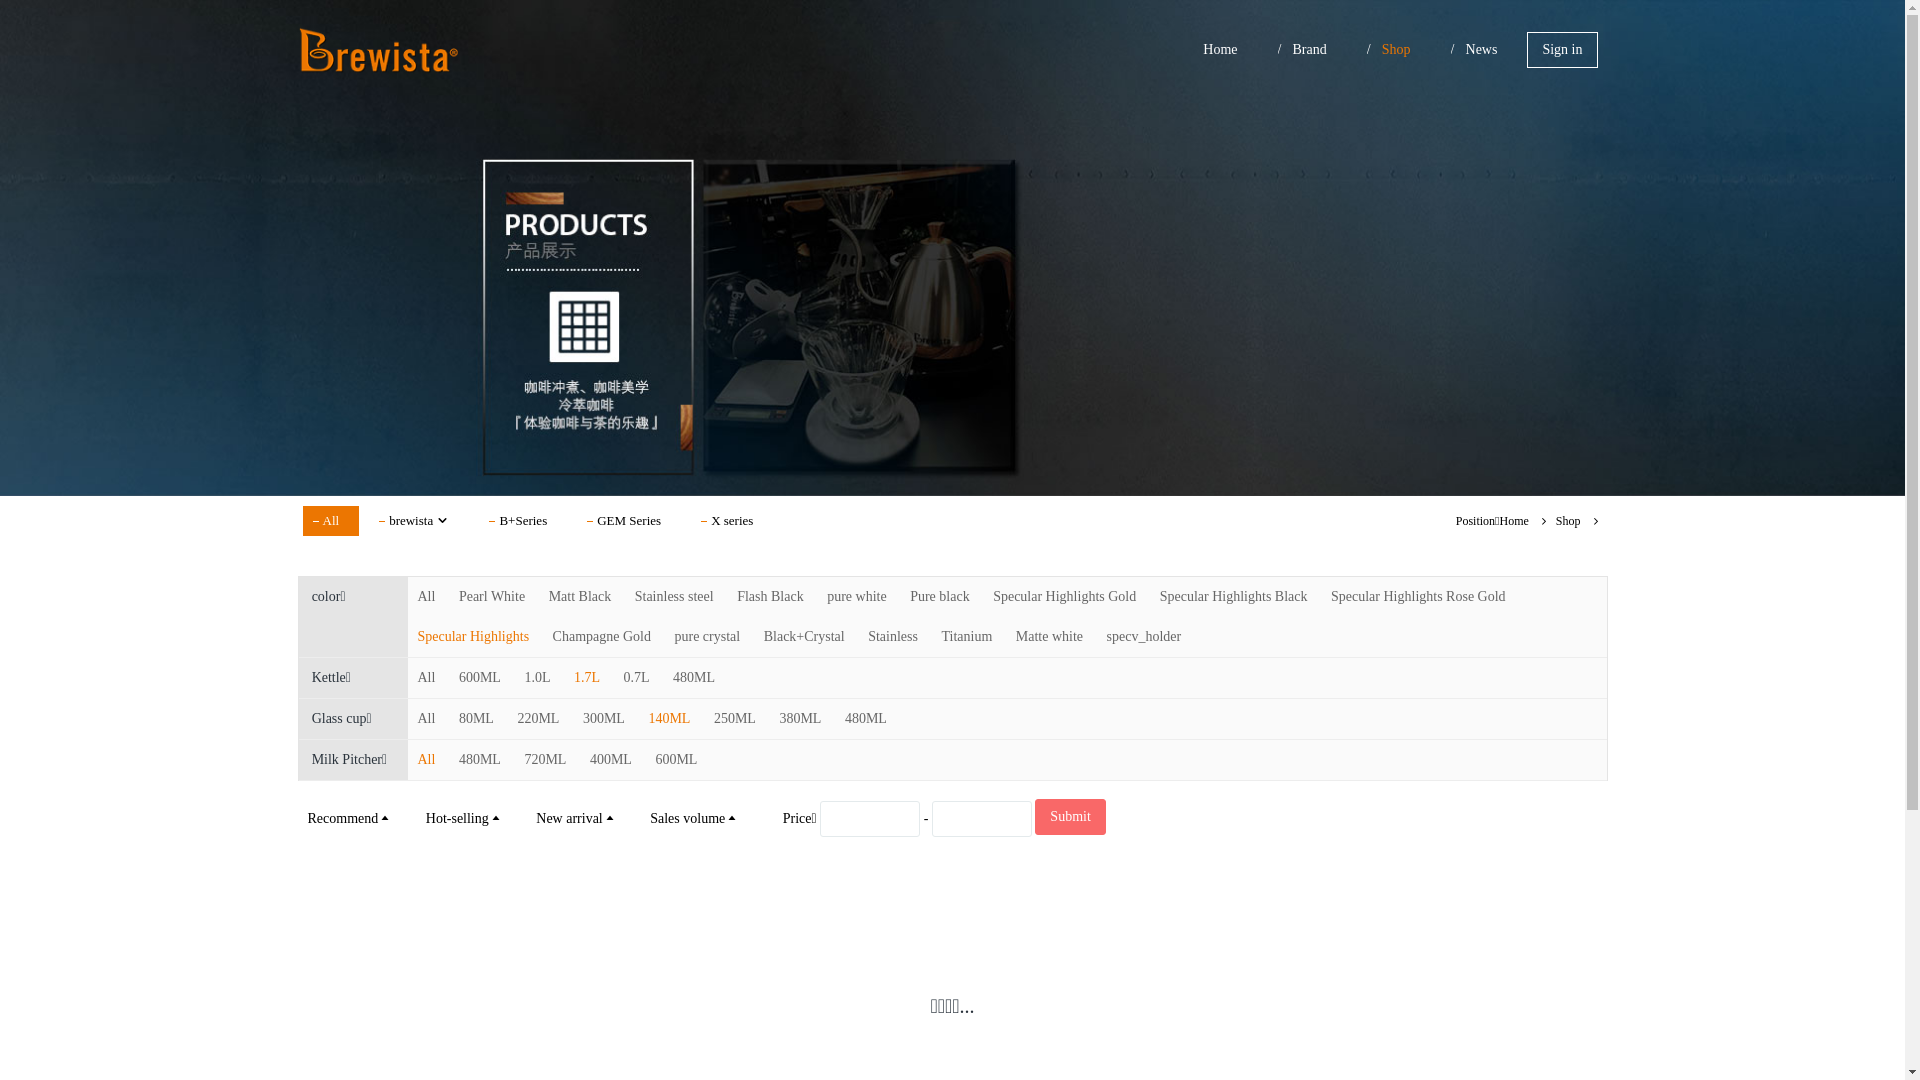  Describe the element at coordinates (463, 818) in the screenshot. I see `'Hot-selling'` at that location.